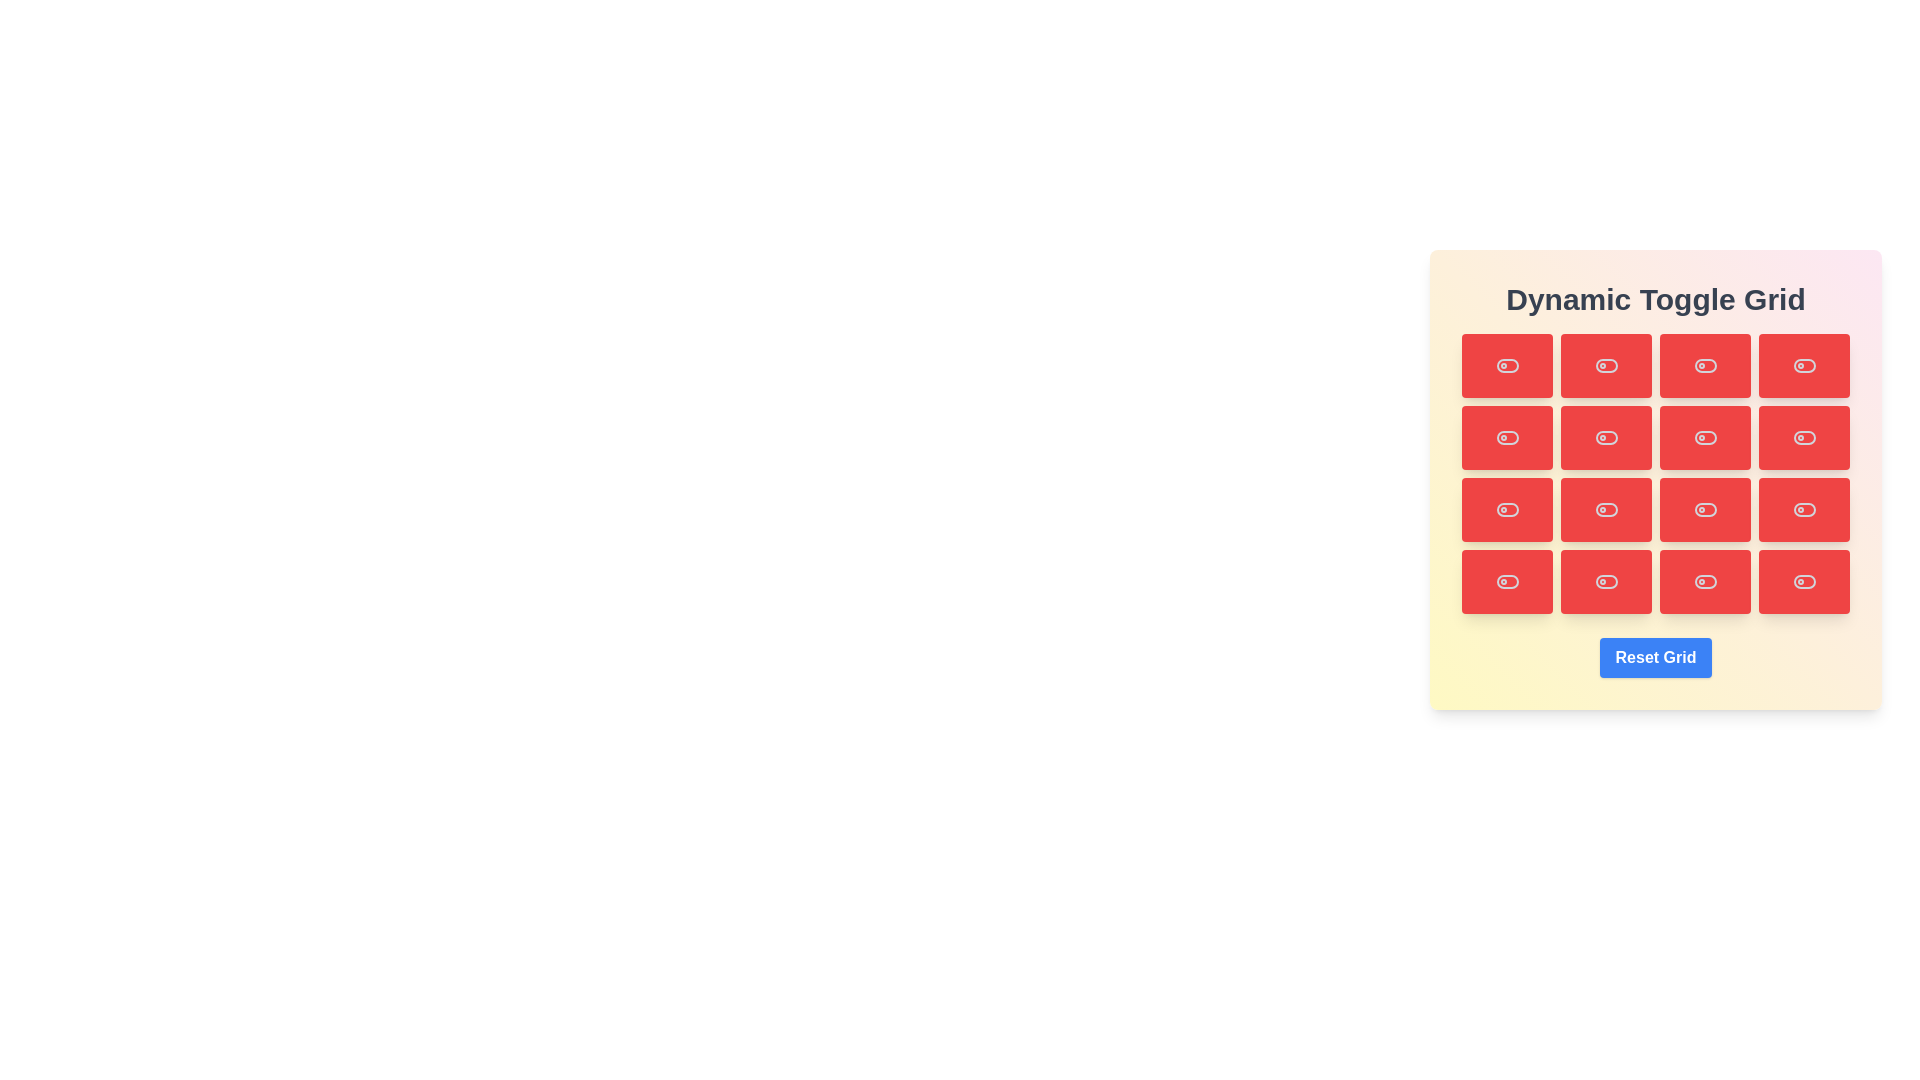 This screenshot has width=1920, height=1080. I want to click on the 'Reset Grid' button to reset the grid to its initial state, so click(1656, 658).